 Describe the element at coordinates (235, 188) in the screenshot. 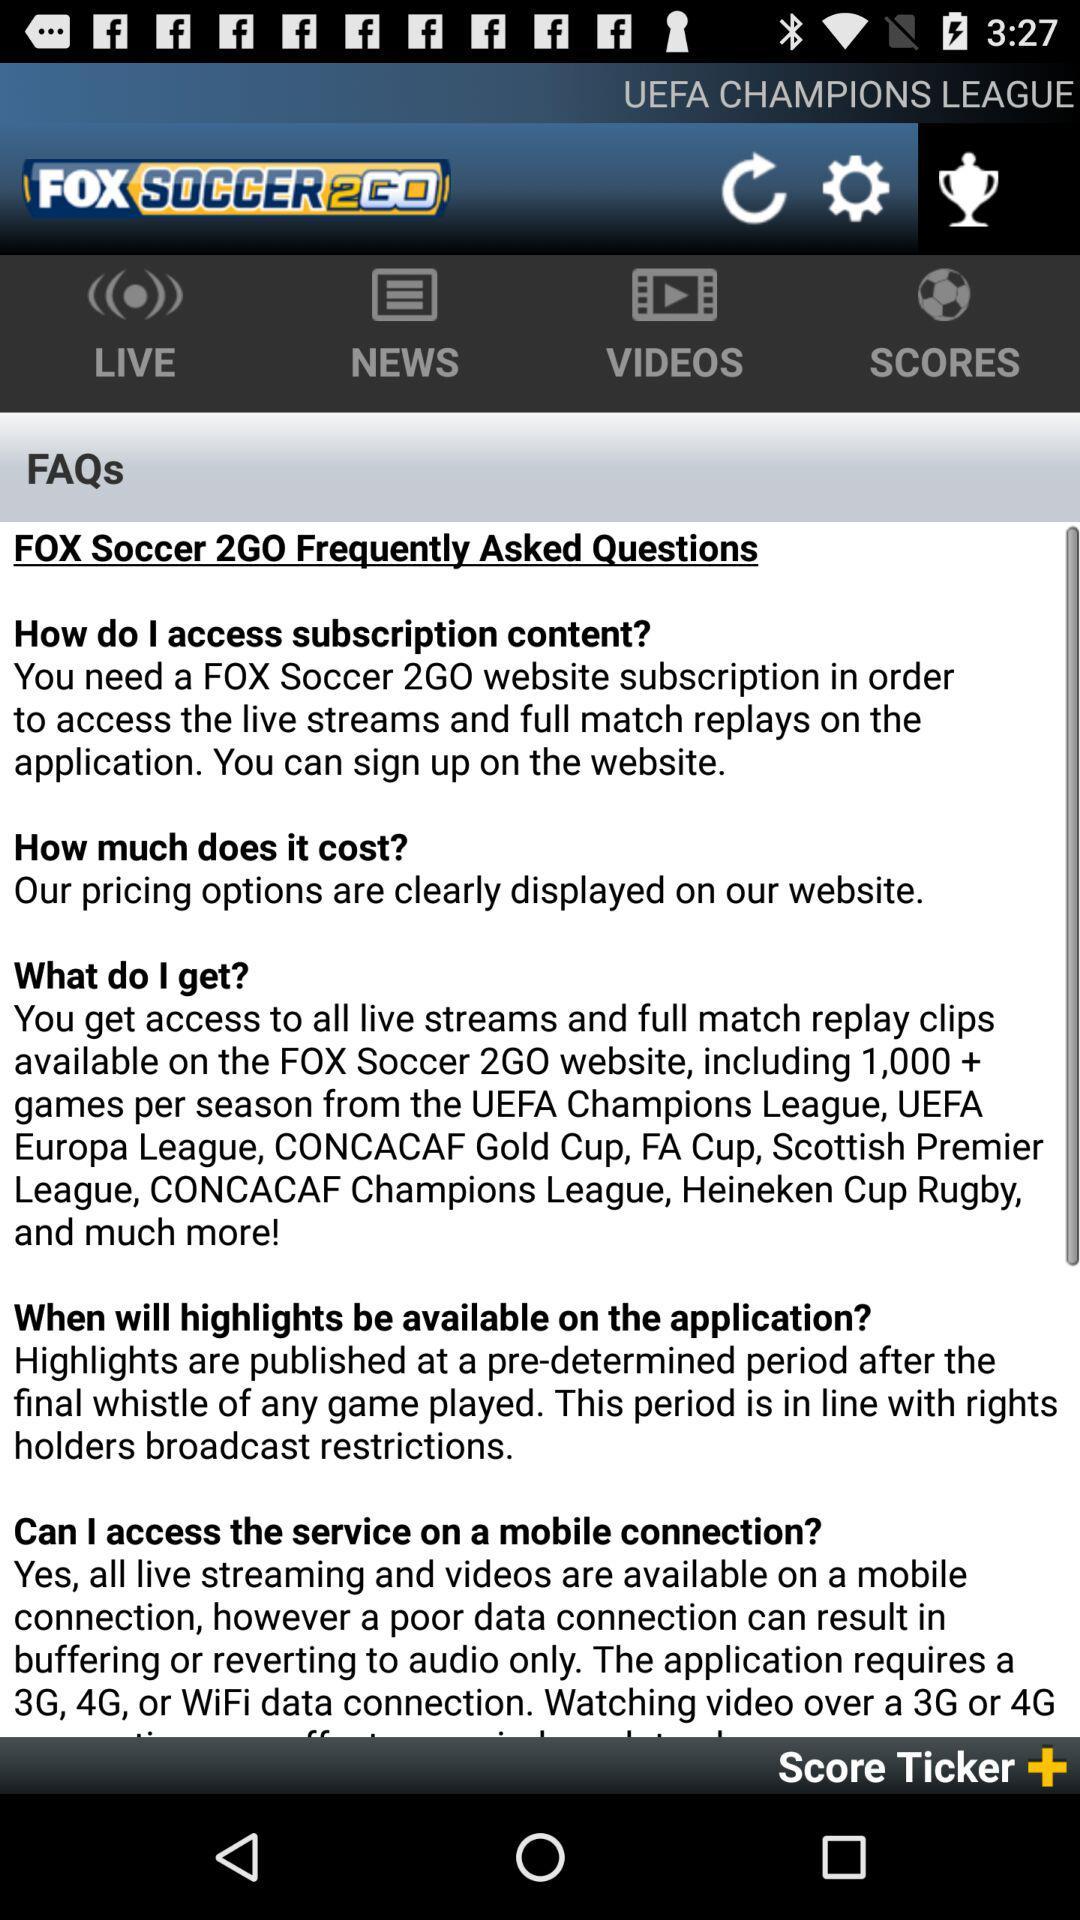

I see `item below the uefa champions league` at that location.